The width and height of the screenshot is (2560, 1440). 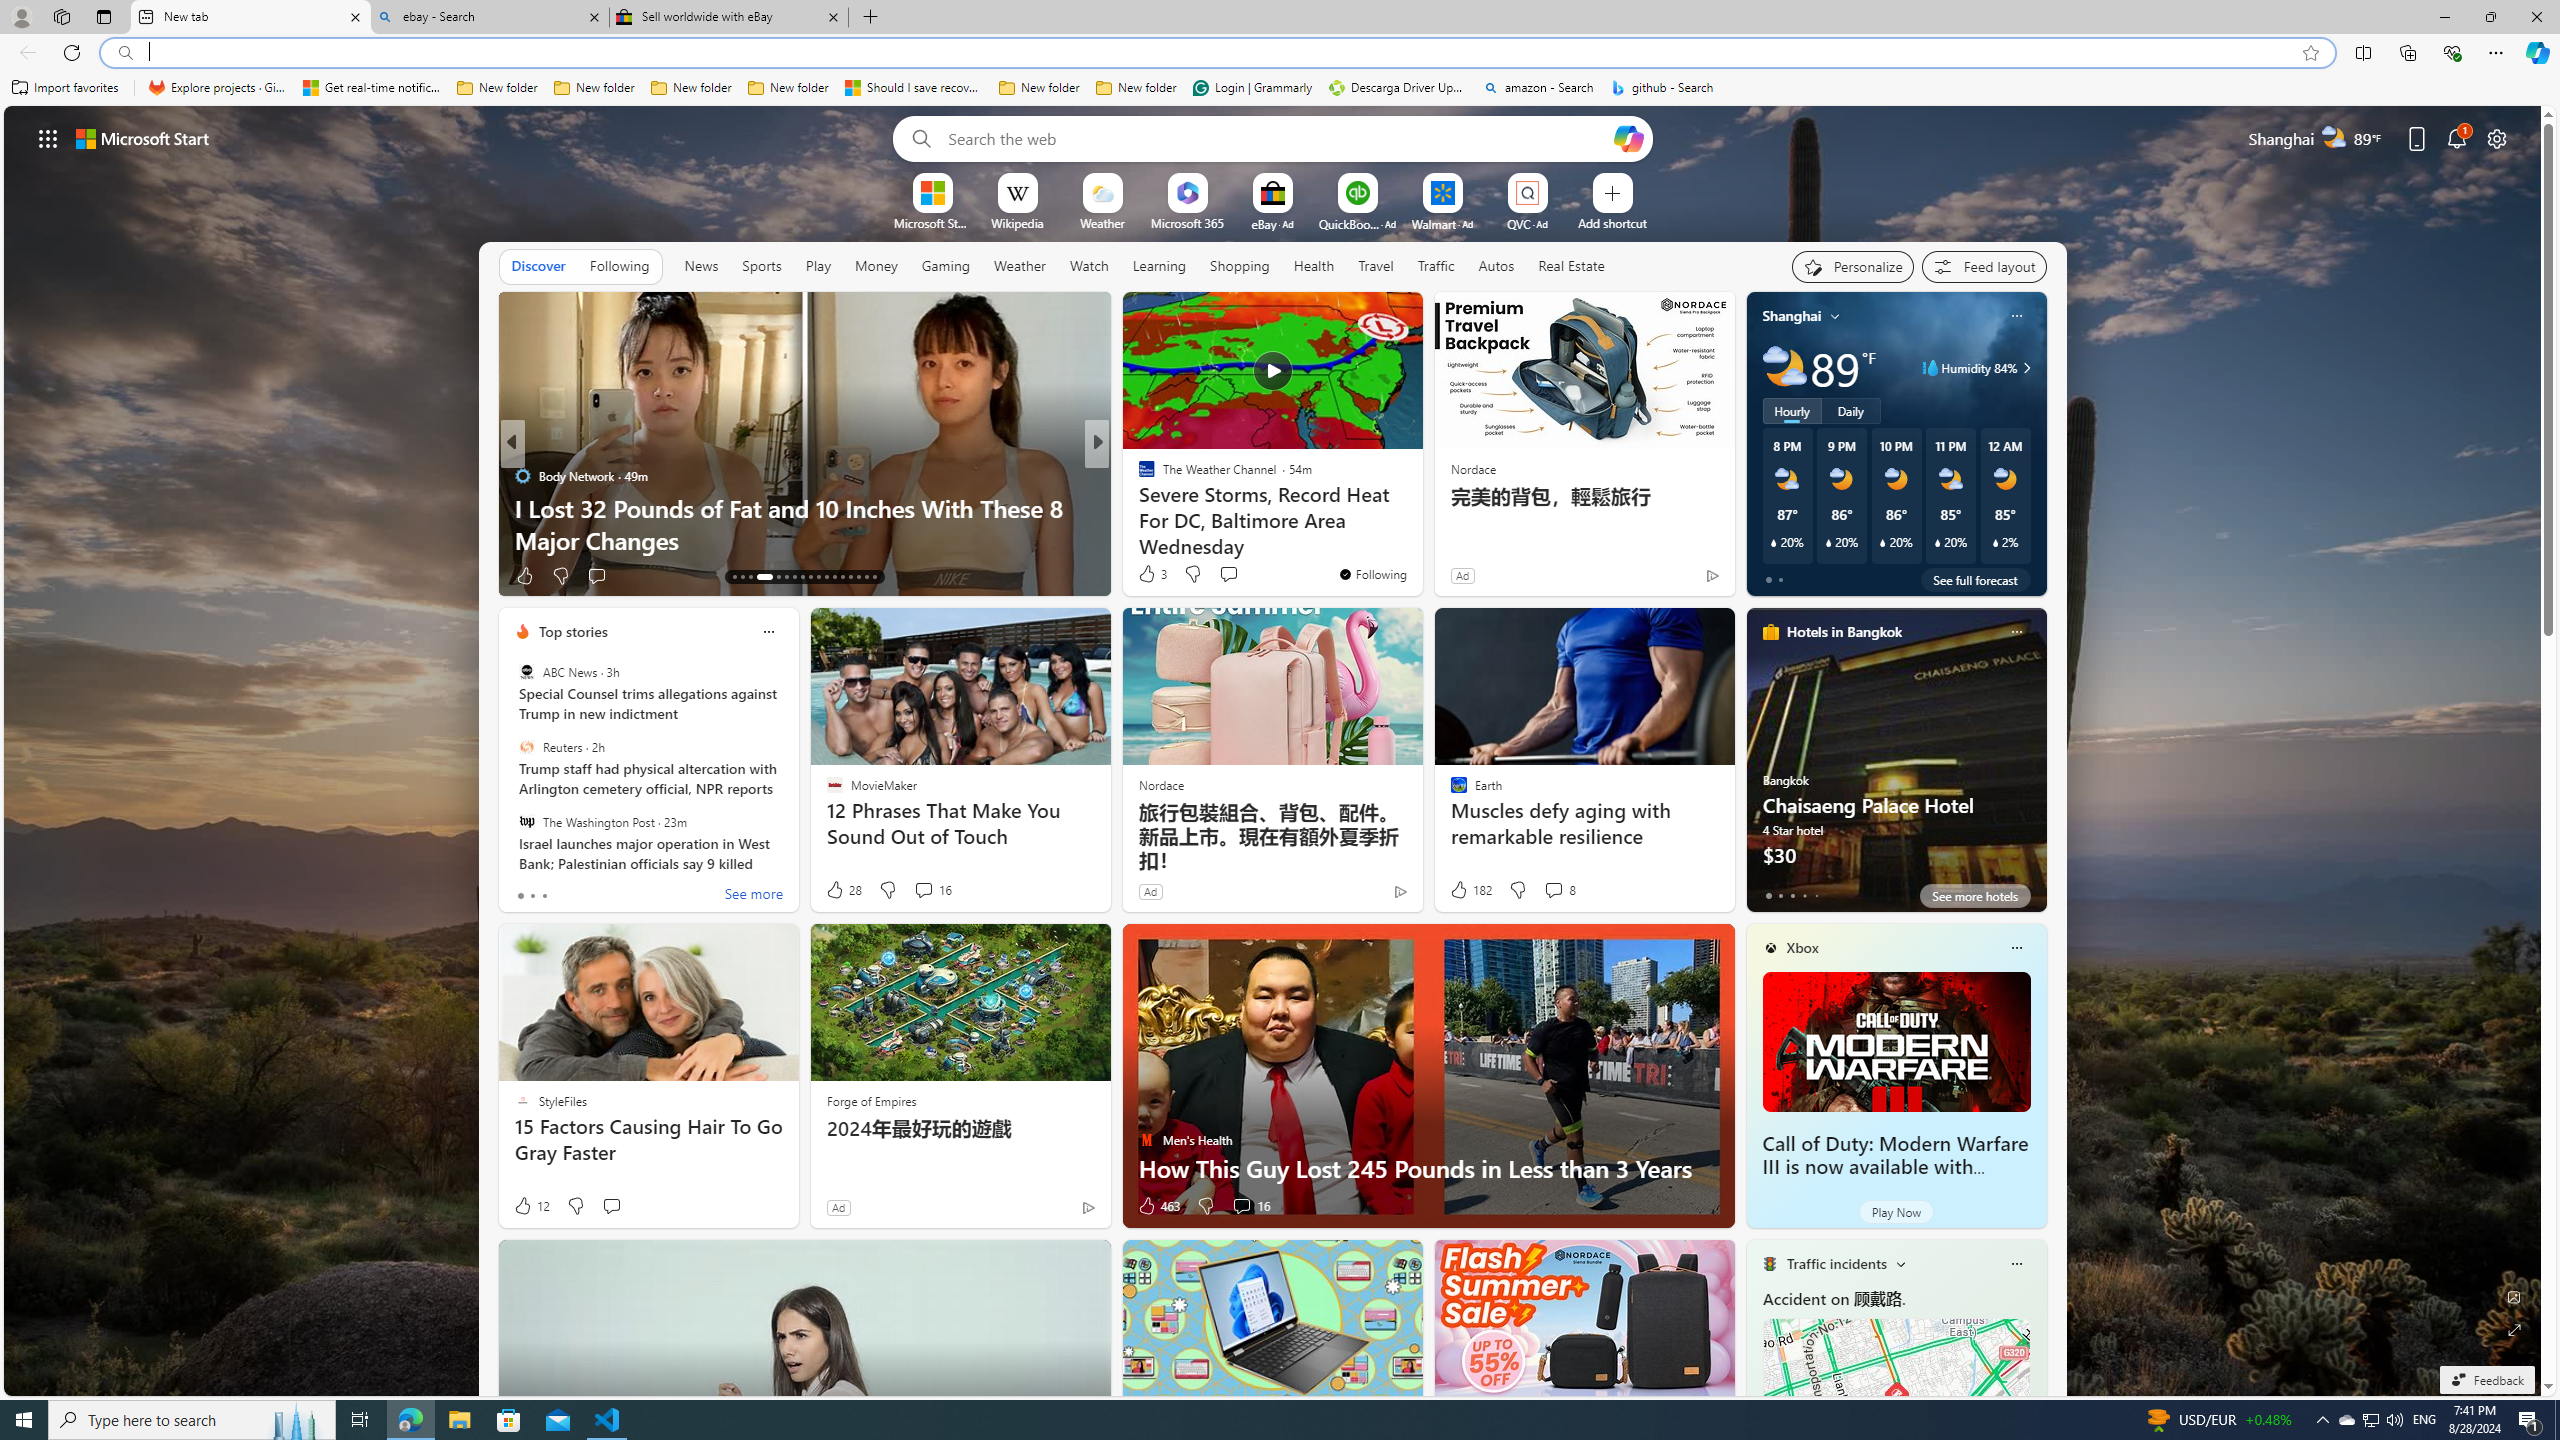 I want to click on 'AutomationID: tab-15', so click(x=750, y=577).